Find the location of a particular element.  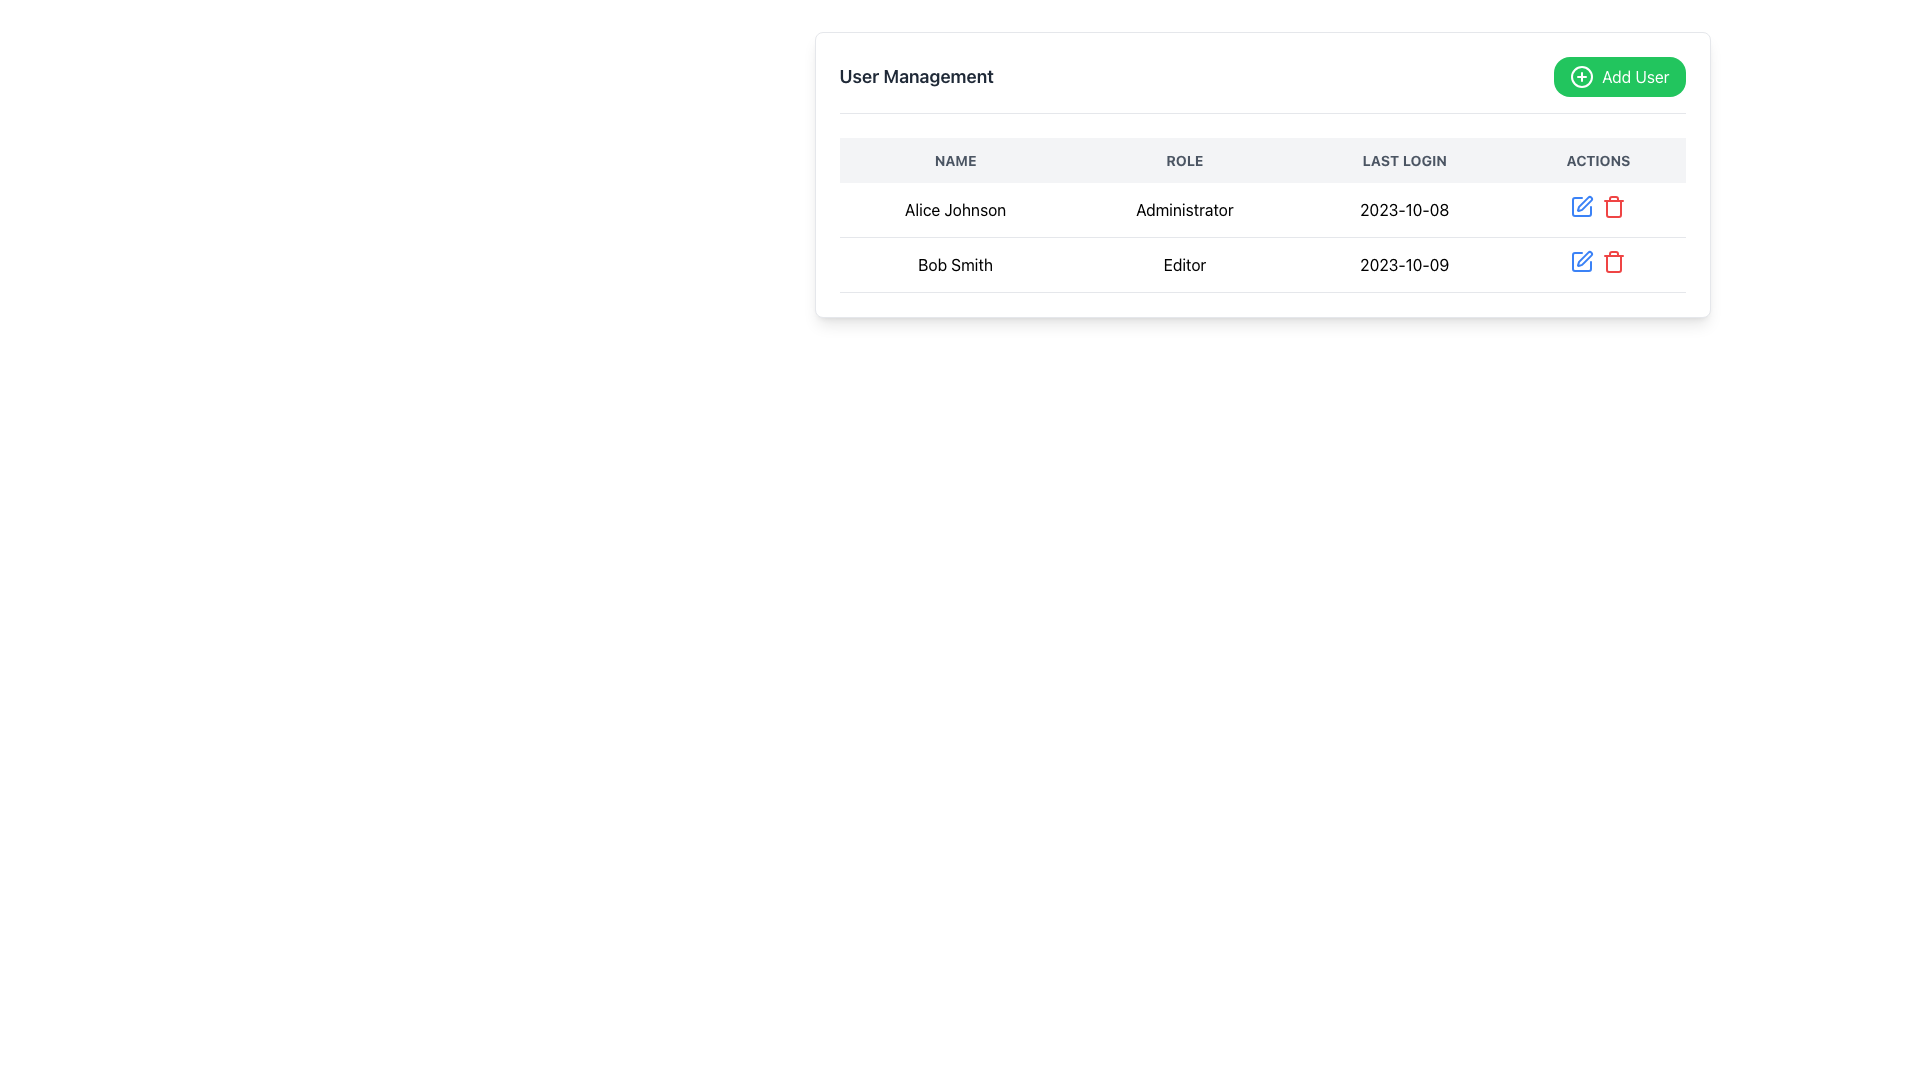

the text label displaying the user's name 'Bob Smith' in the second row of the user management table under the 'NAME' column is located at coordinates (954, 264).